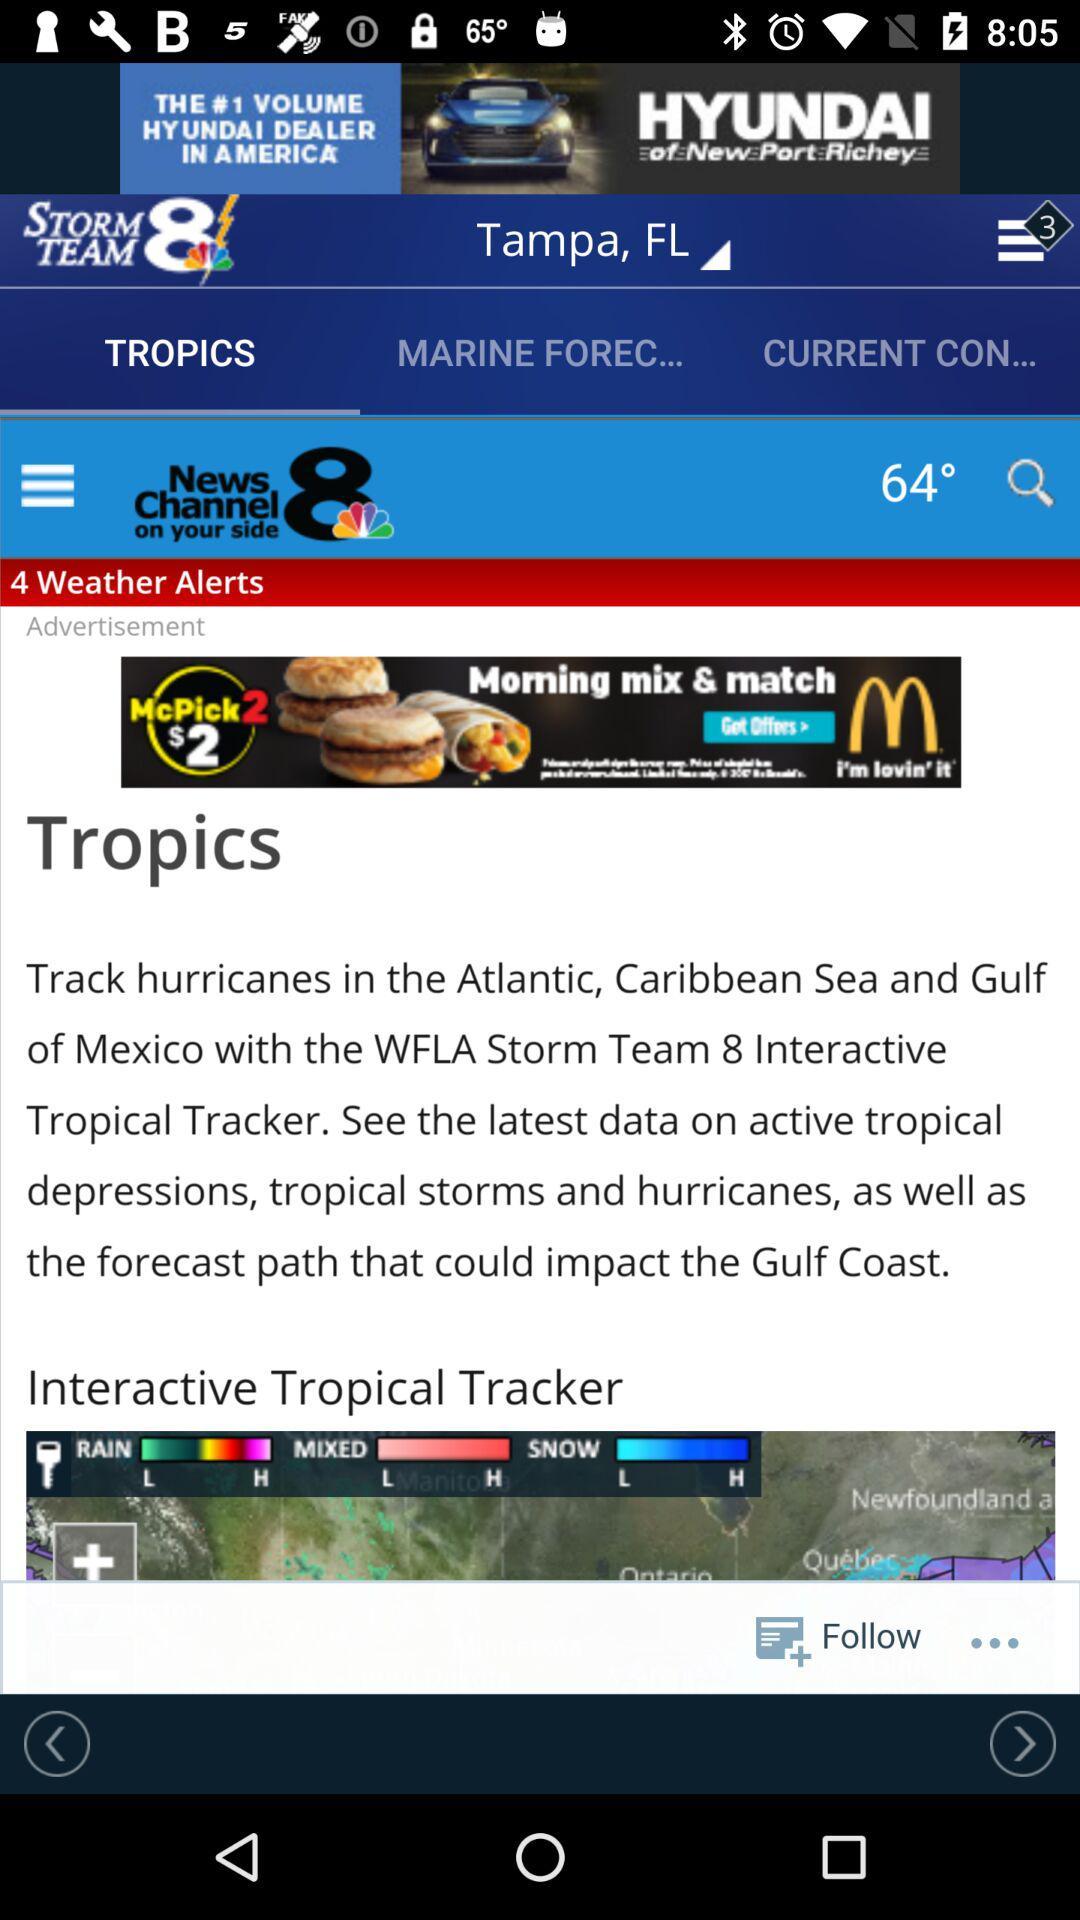  I want to click on move forward, so click(1022, 1742).